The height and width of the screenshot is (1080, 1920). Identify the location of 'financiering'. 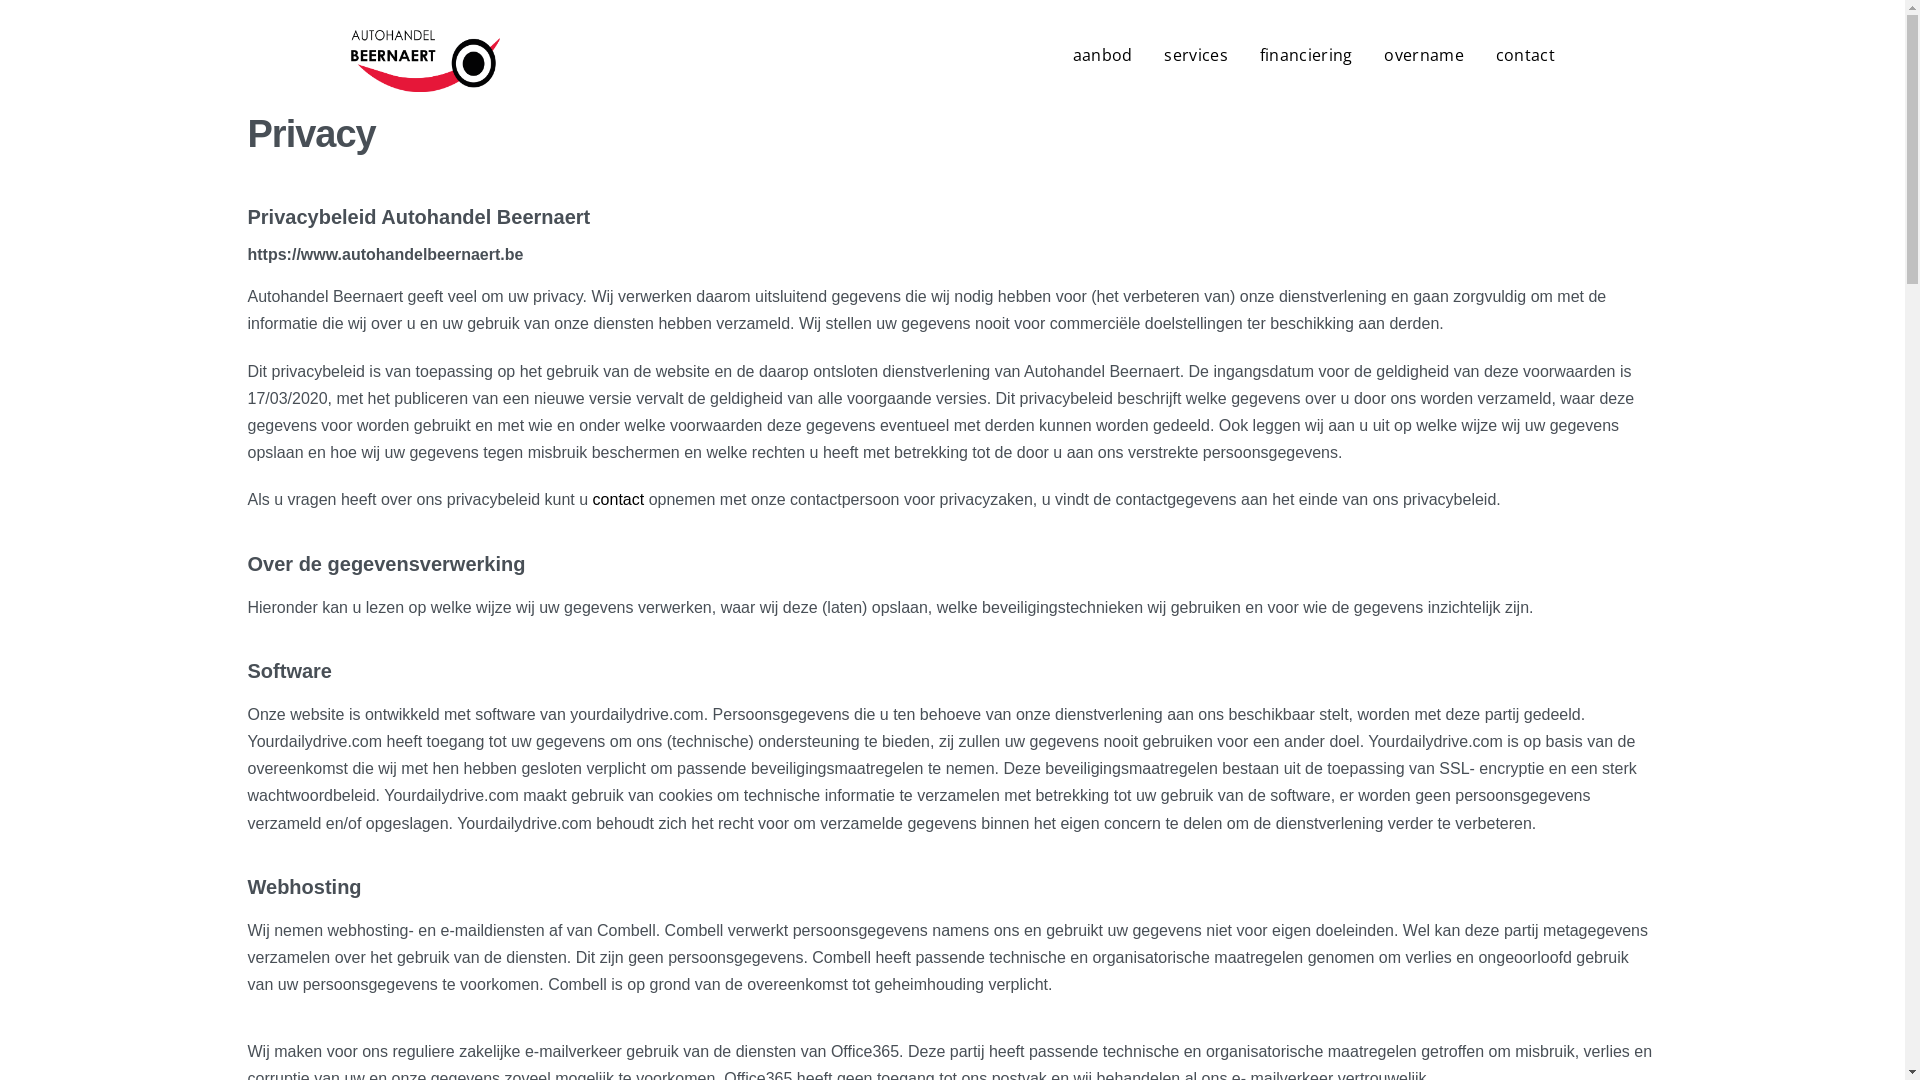
(1306, 54).